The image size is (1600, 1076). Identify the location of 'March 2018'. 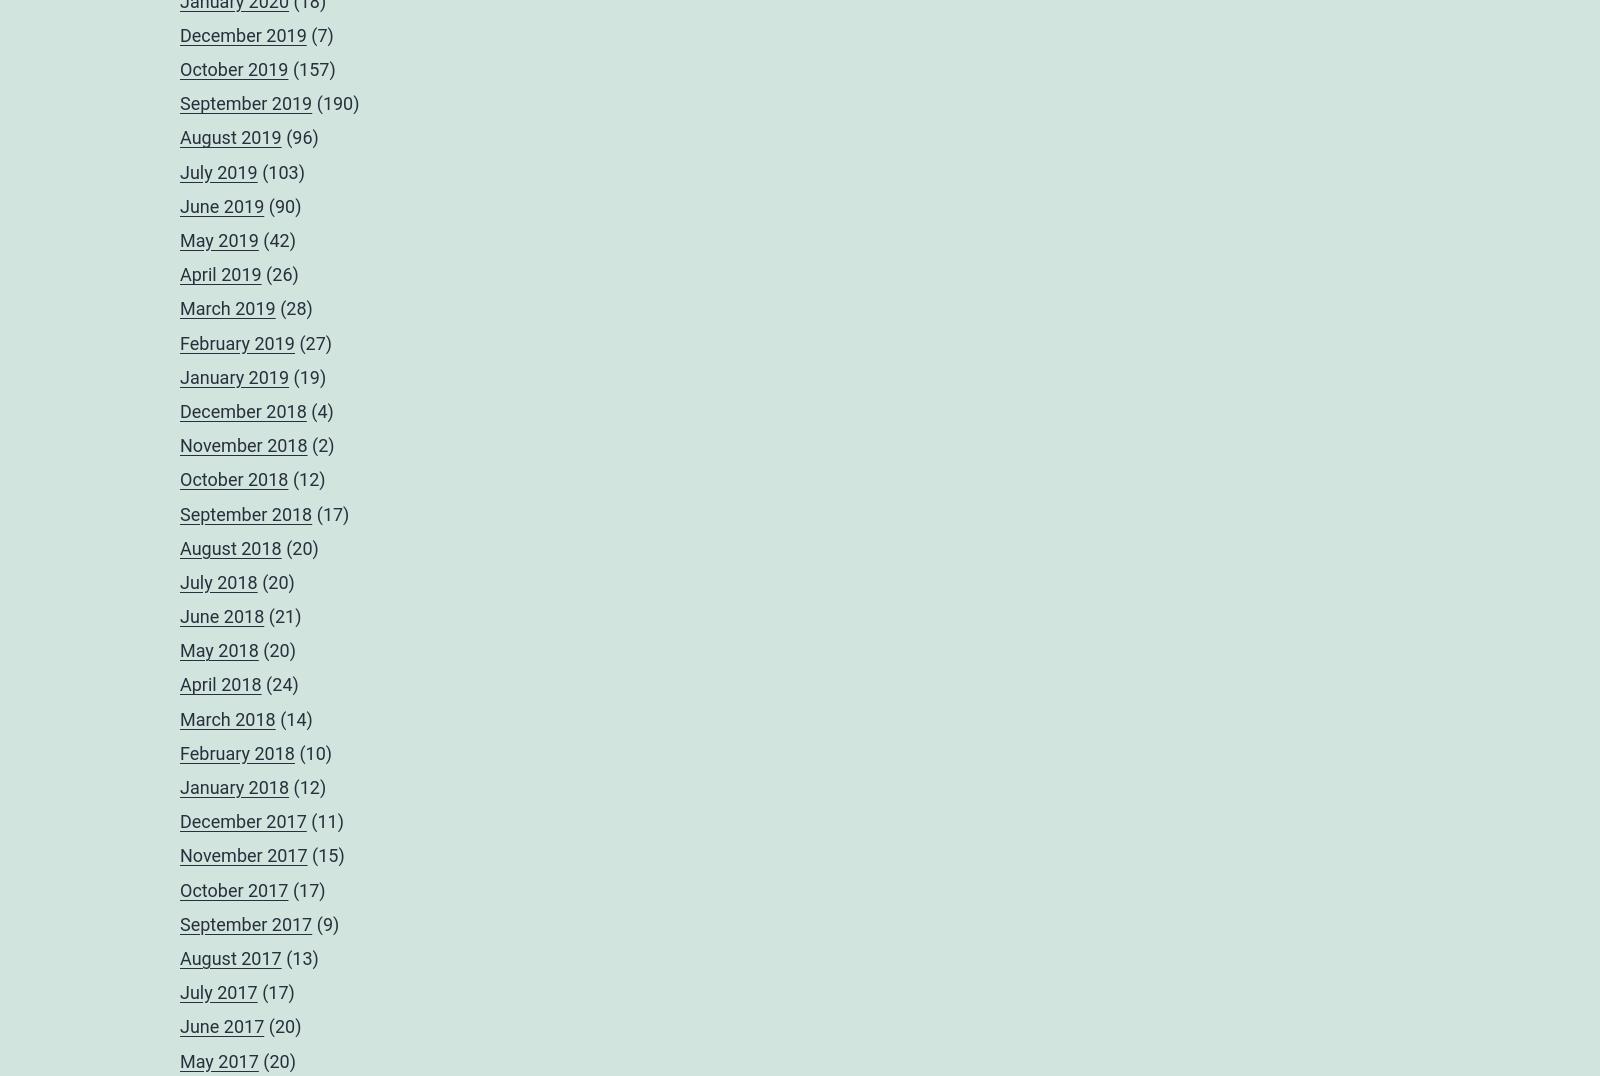
(179, 717).